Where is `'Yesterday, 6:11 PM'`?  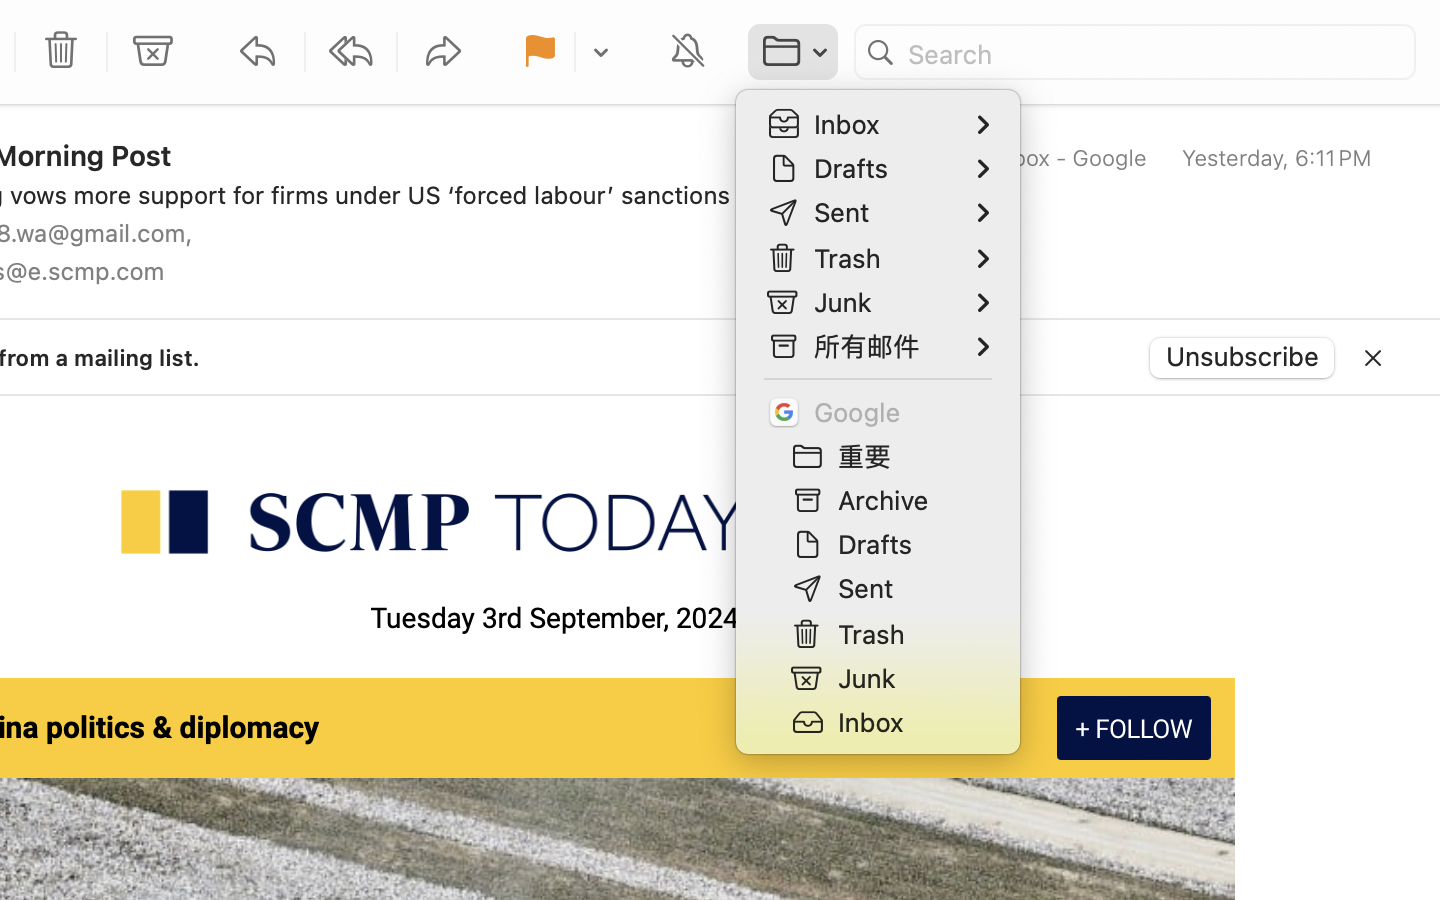 'Yesterday, 6:11 PM' is located at coordinates (1276, 158).